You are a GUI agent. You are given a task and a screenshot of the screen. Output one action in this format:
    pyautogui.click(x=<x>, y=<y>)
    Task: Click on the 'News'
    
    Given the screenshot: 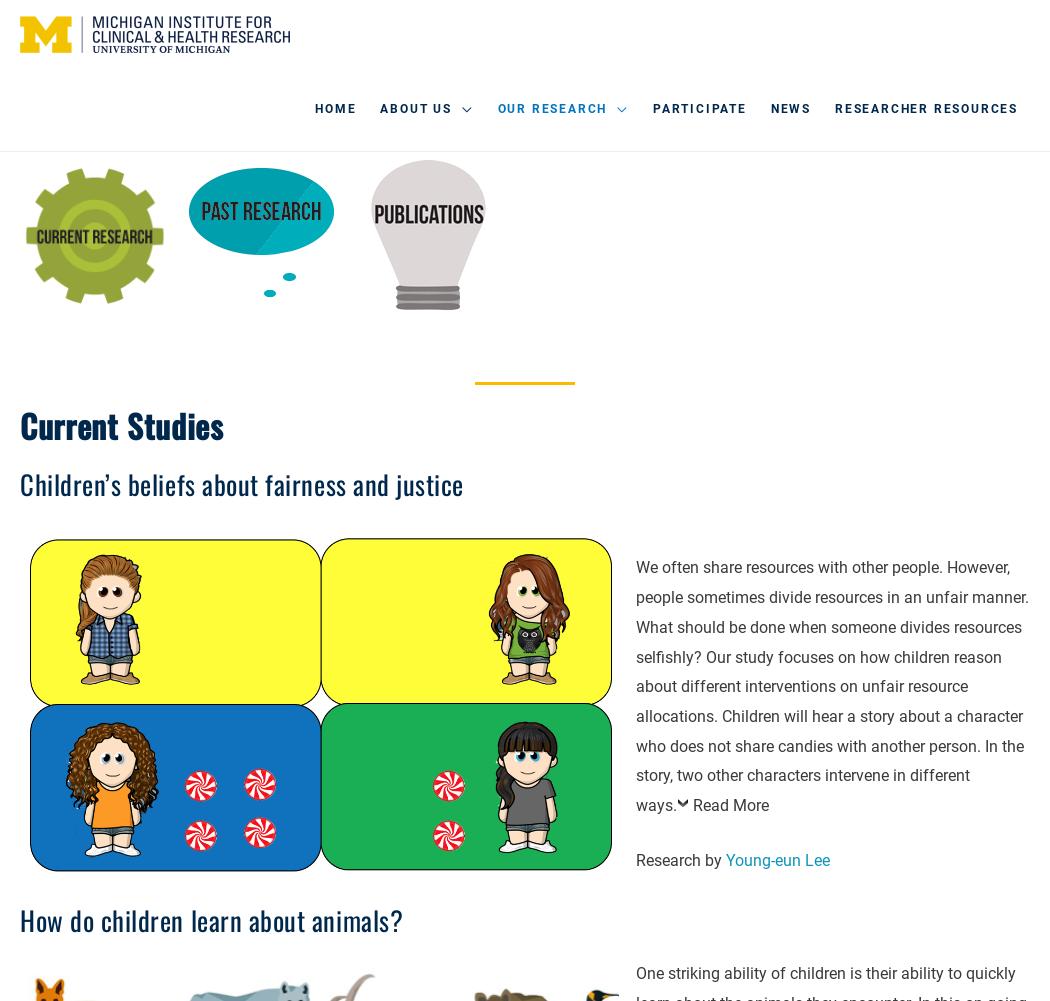 What is the action you would take?
    pyautogui.click(x=789, y=108)
    